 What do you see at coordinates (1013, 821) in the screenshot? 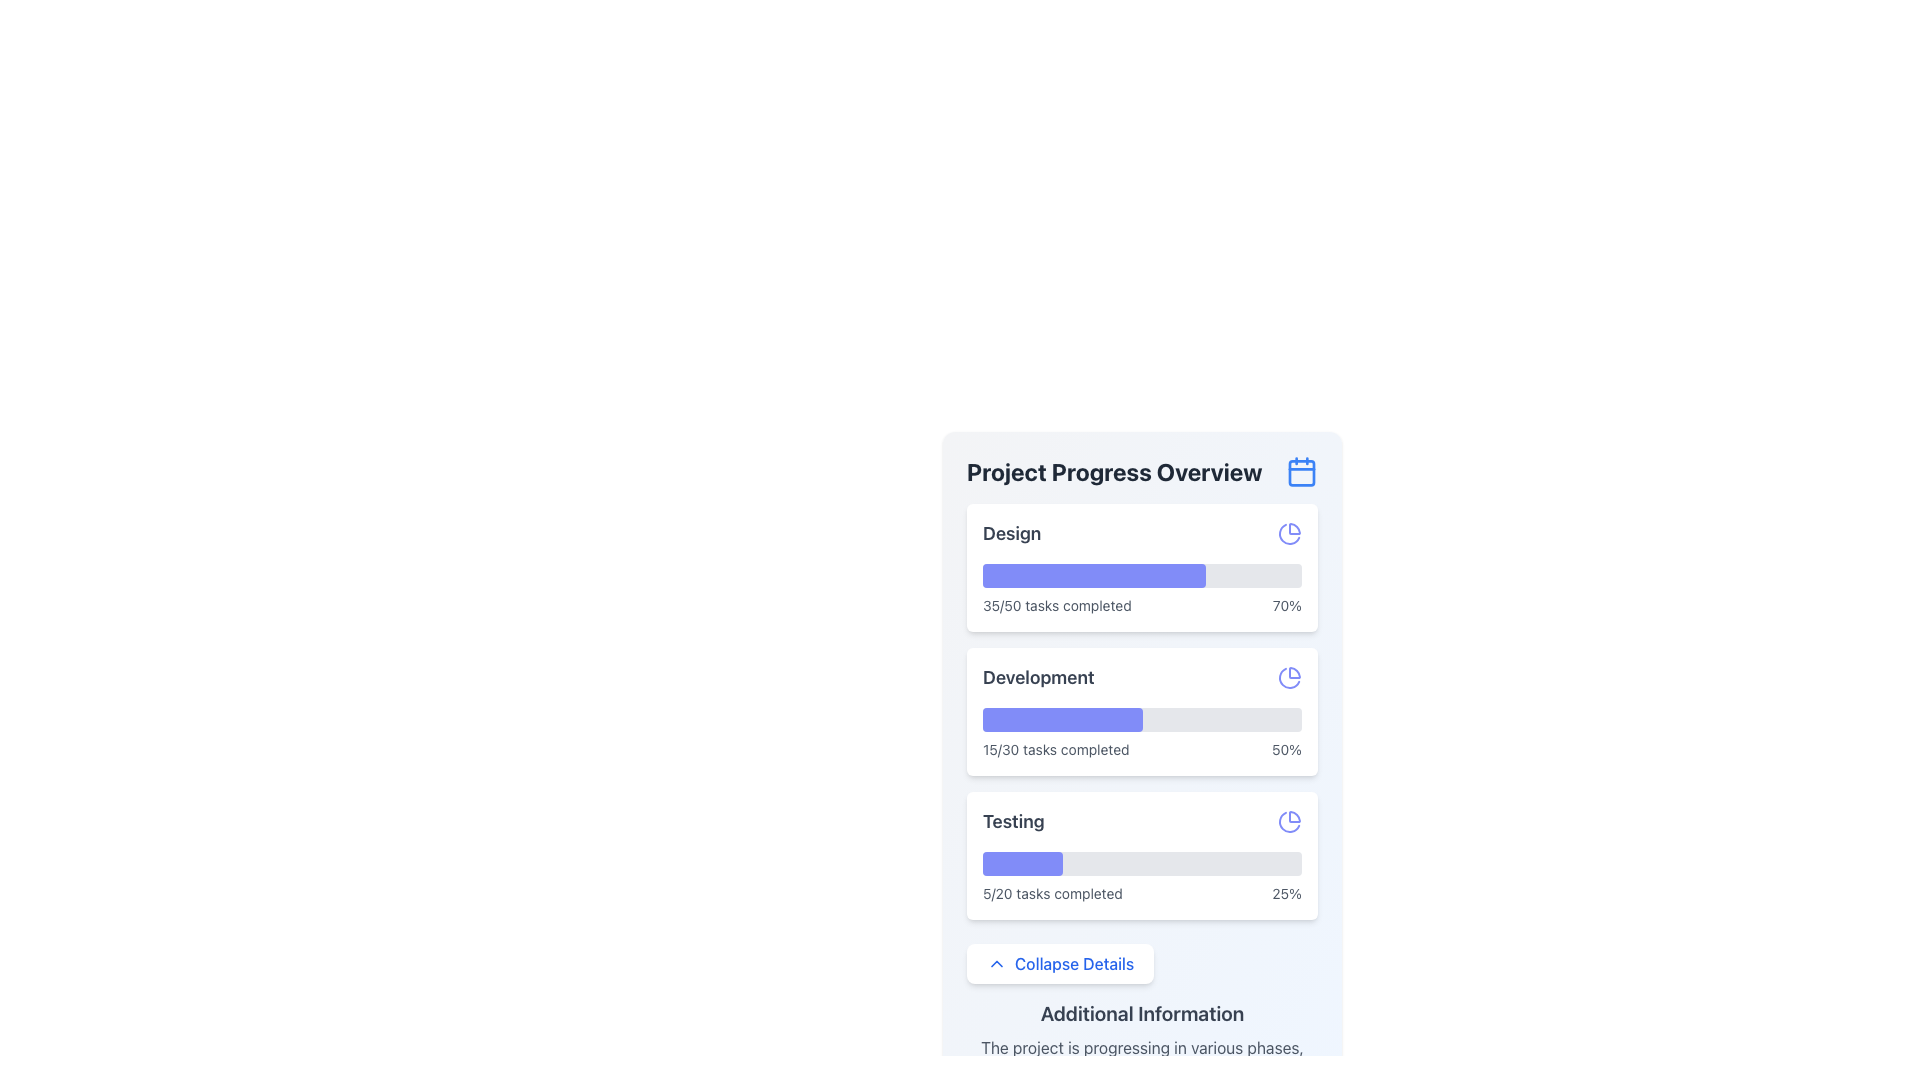
I see `the 'Testing' text label which displays the text in bold medium gray within a white box, located in the middle section of its containing box` at bounding box center [1013, 821].